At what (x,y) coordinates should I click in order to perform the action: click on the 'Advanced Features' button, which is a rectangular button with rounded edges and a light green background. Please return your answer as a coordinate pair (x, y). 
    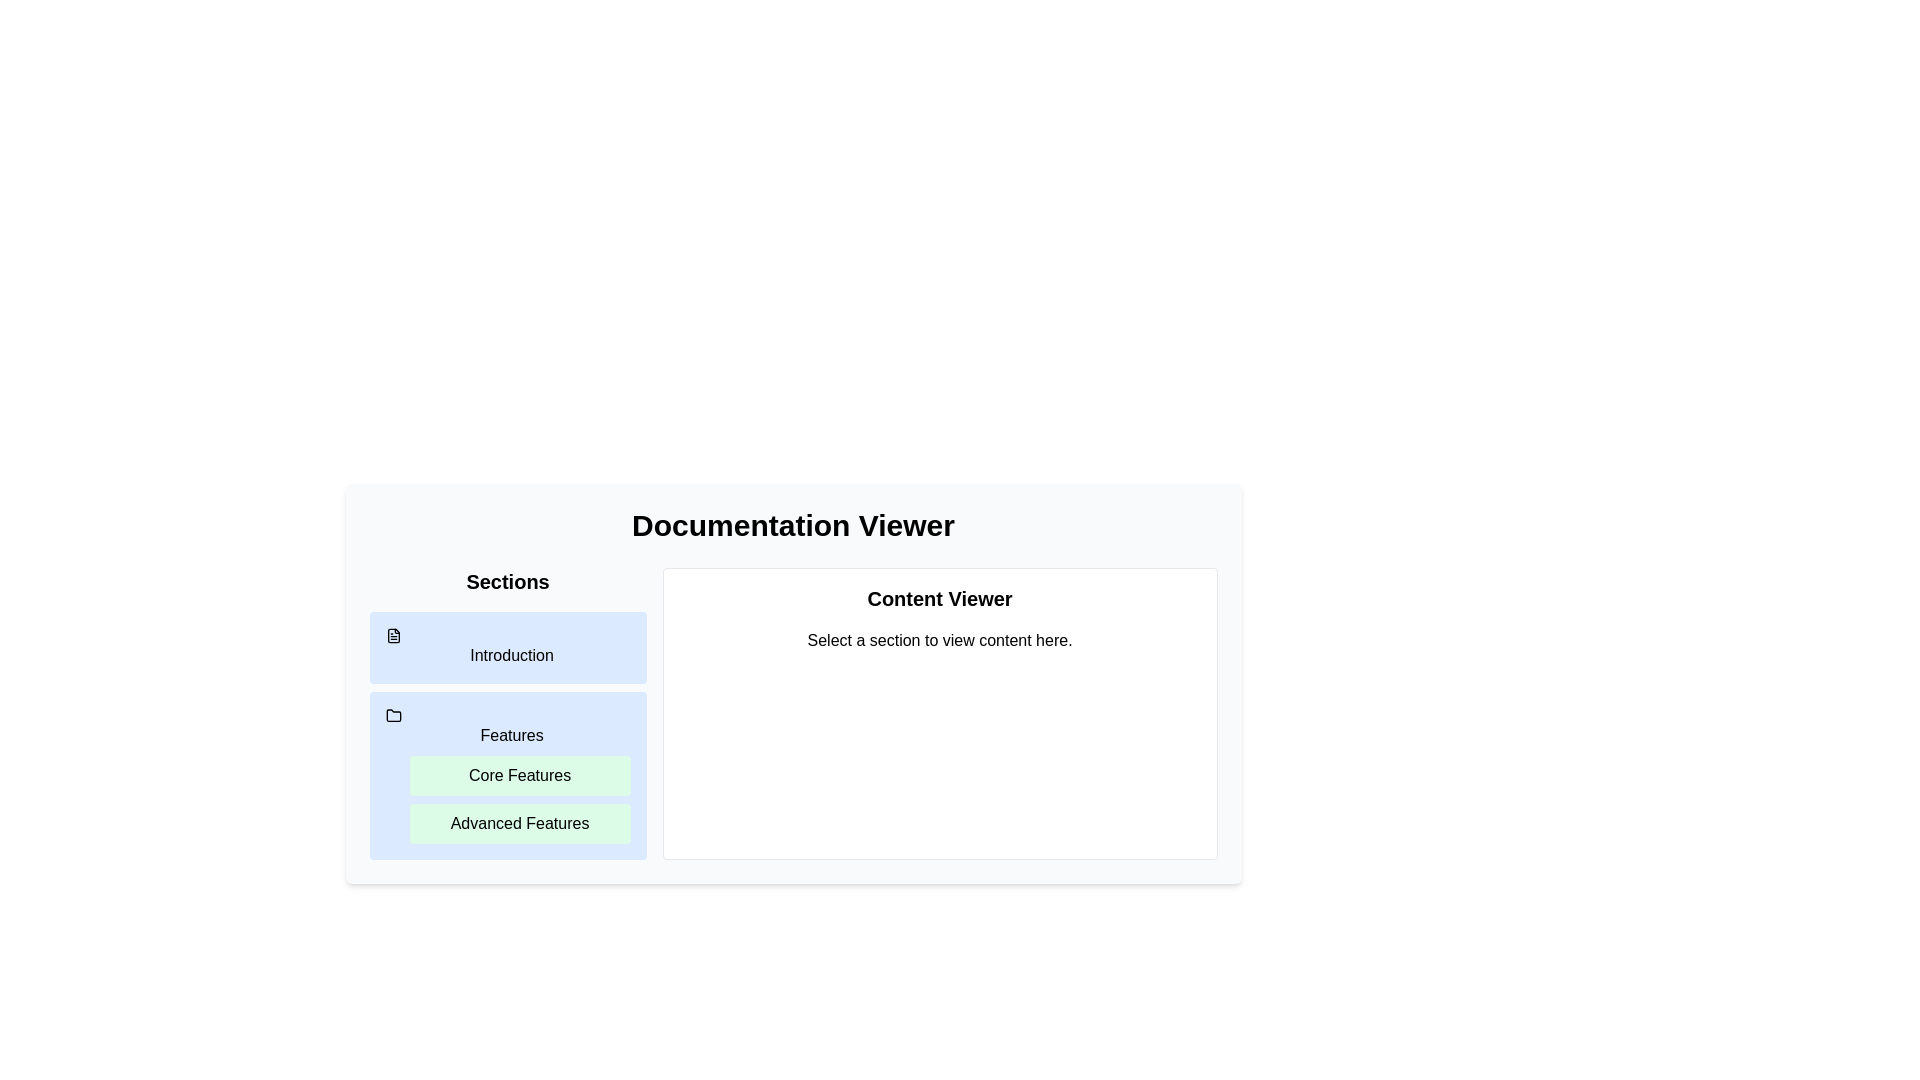
    Looking at the image, I should click on (520, 824).